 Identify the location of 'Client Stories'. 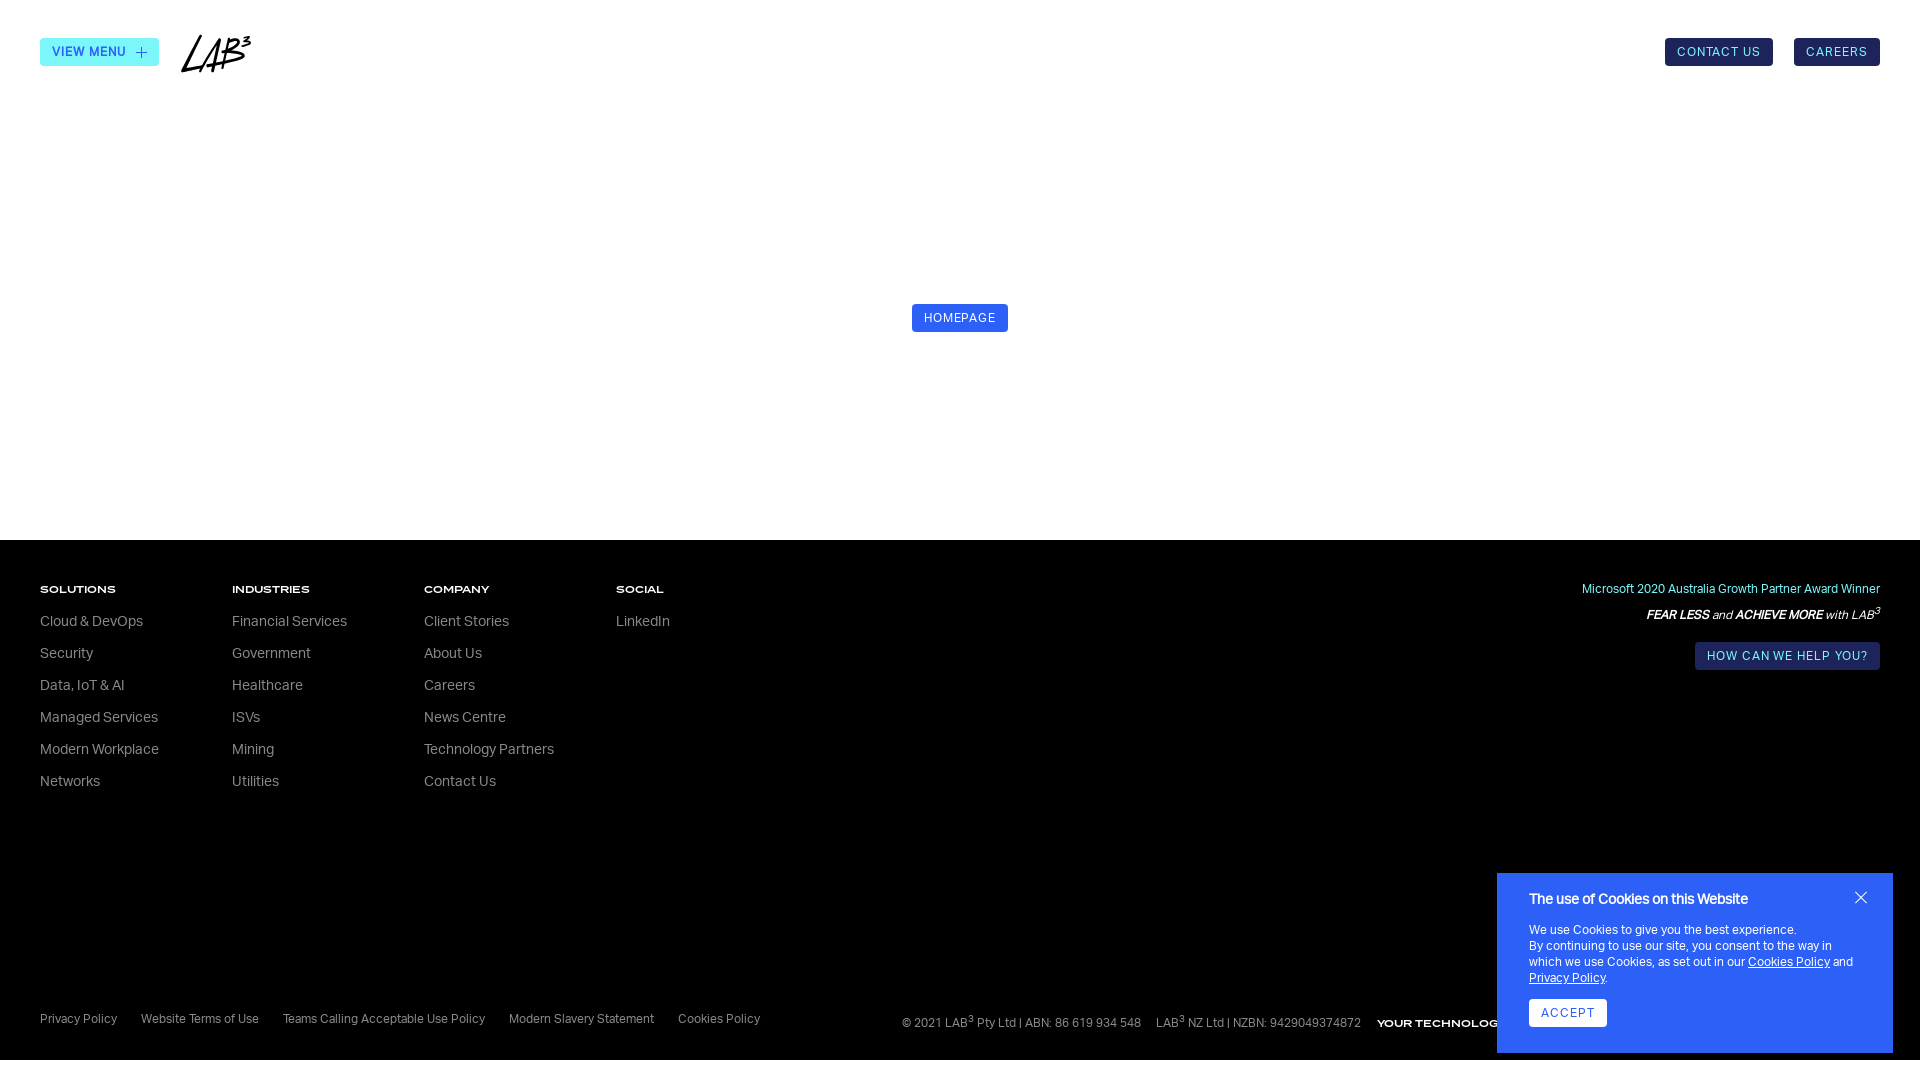
(465, 620).